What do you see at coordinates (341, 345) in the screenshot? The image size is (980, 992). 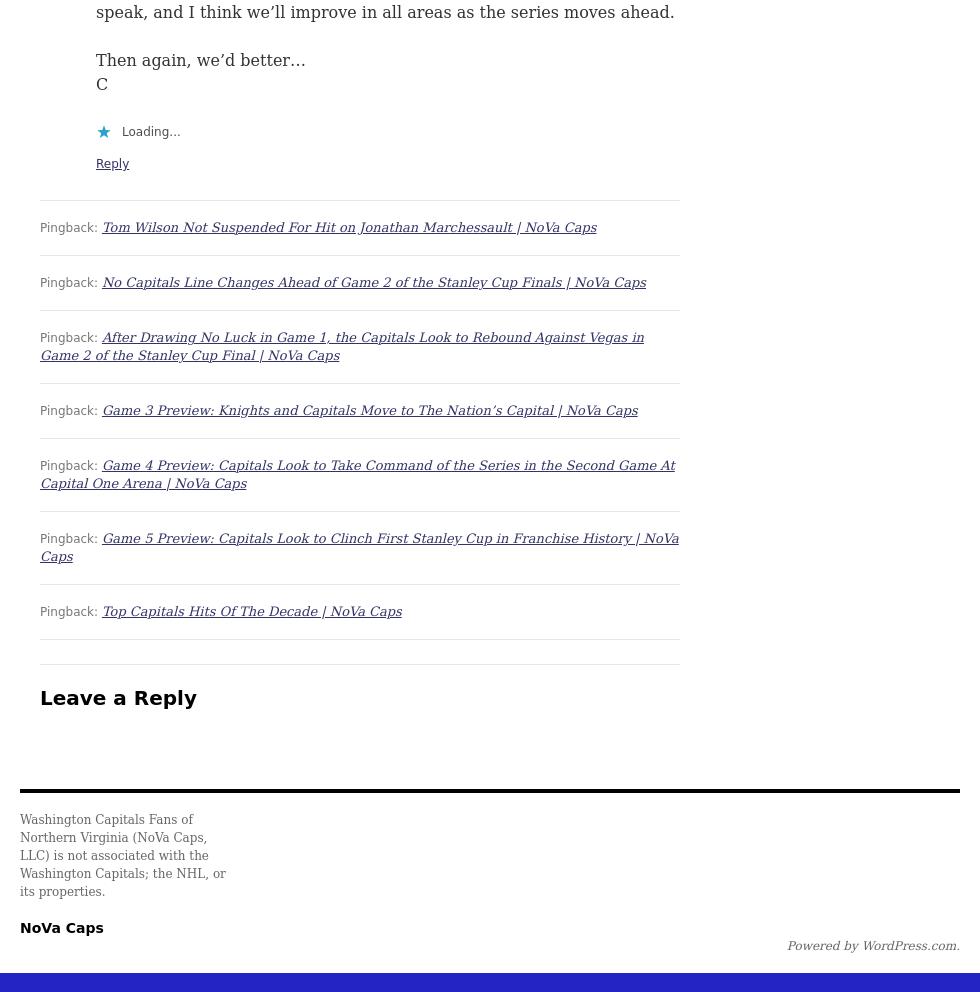 I see `'After Drawing No Luck in Game 1, the Capitals Look to Rebound Against Vegas in Game 2 of the Stanley Cup Final | NoVa Caps'` at bounding box center [341, 345].